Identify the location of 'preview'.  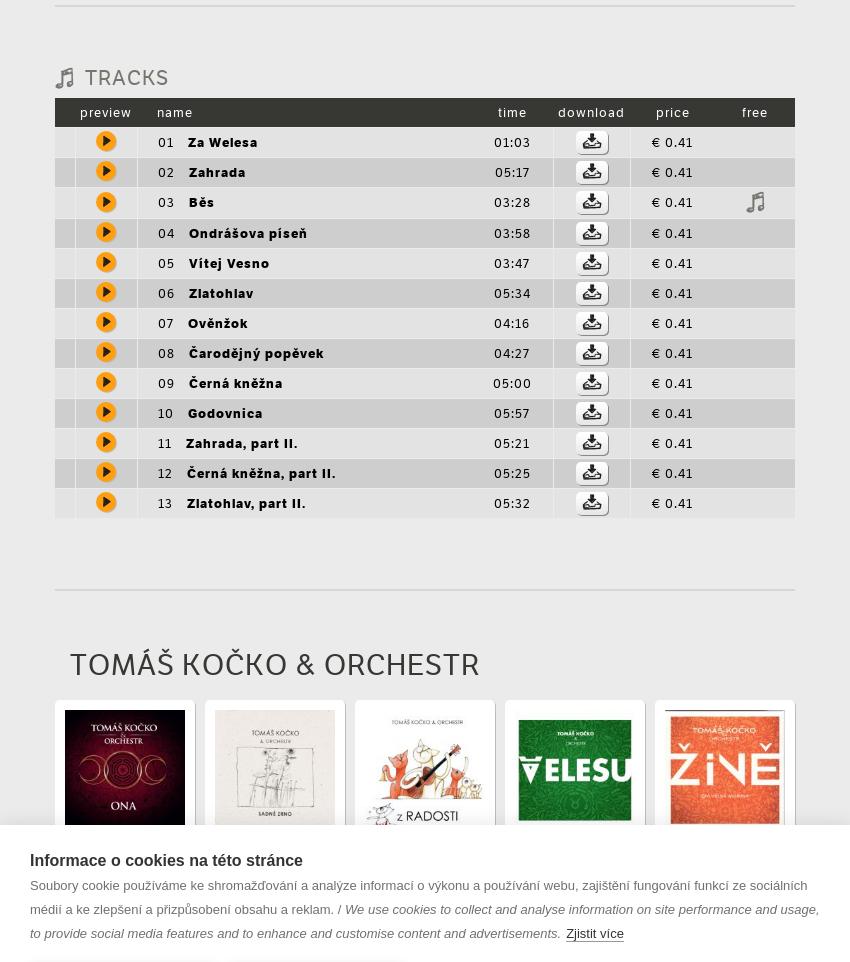
(79, 110).